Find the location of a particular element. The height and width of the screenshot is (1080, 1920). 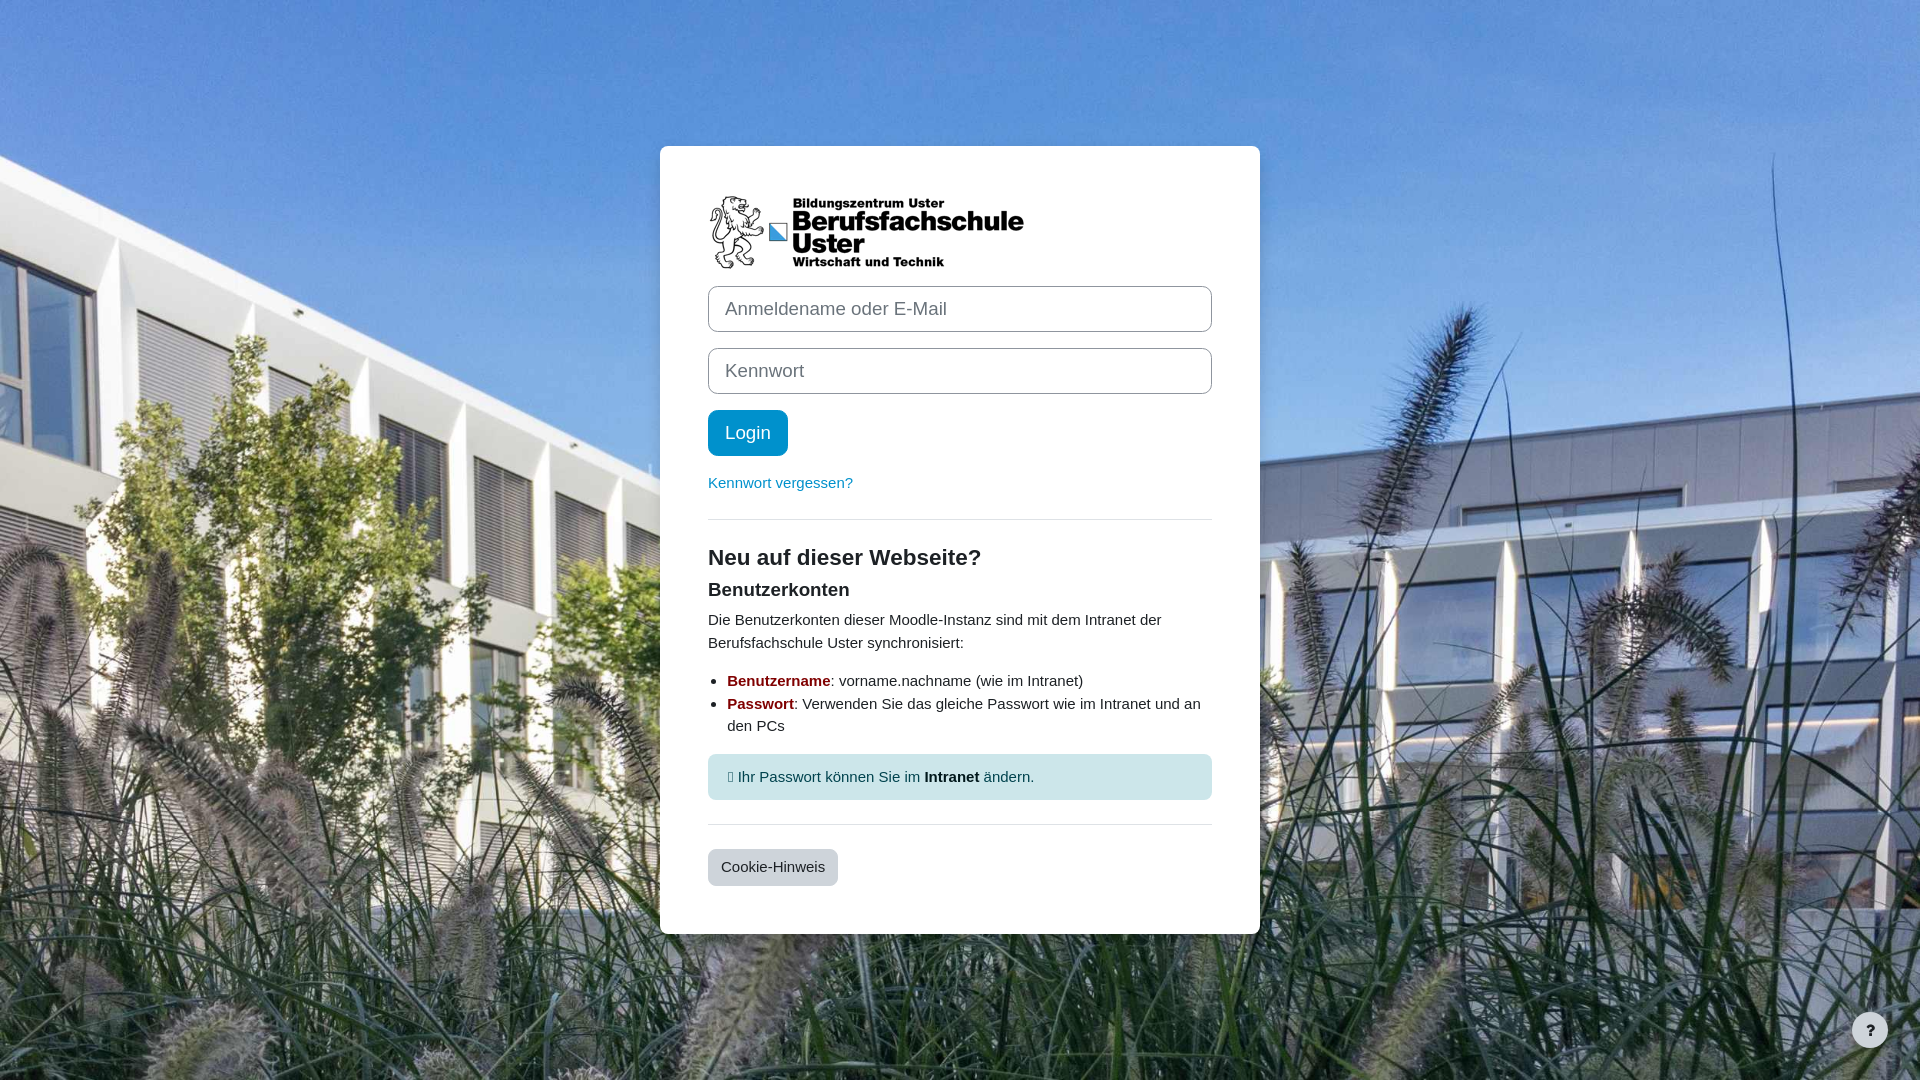

'Intranet' is located at coordinates (950, 775).